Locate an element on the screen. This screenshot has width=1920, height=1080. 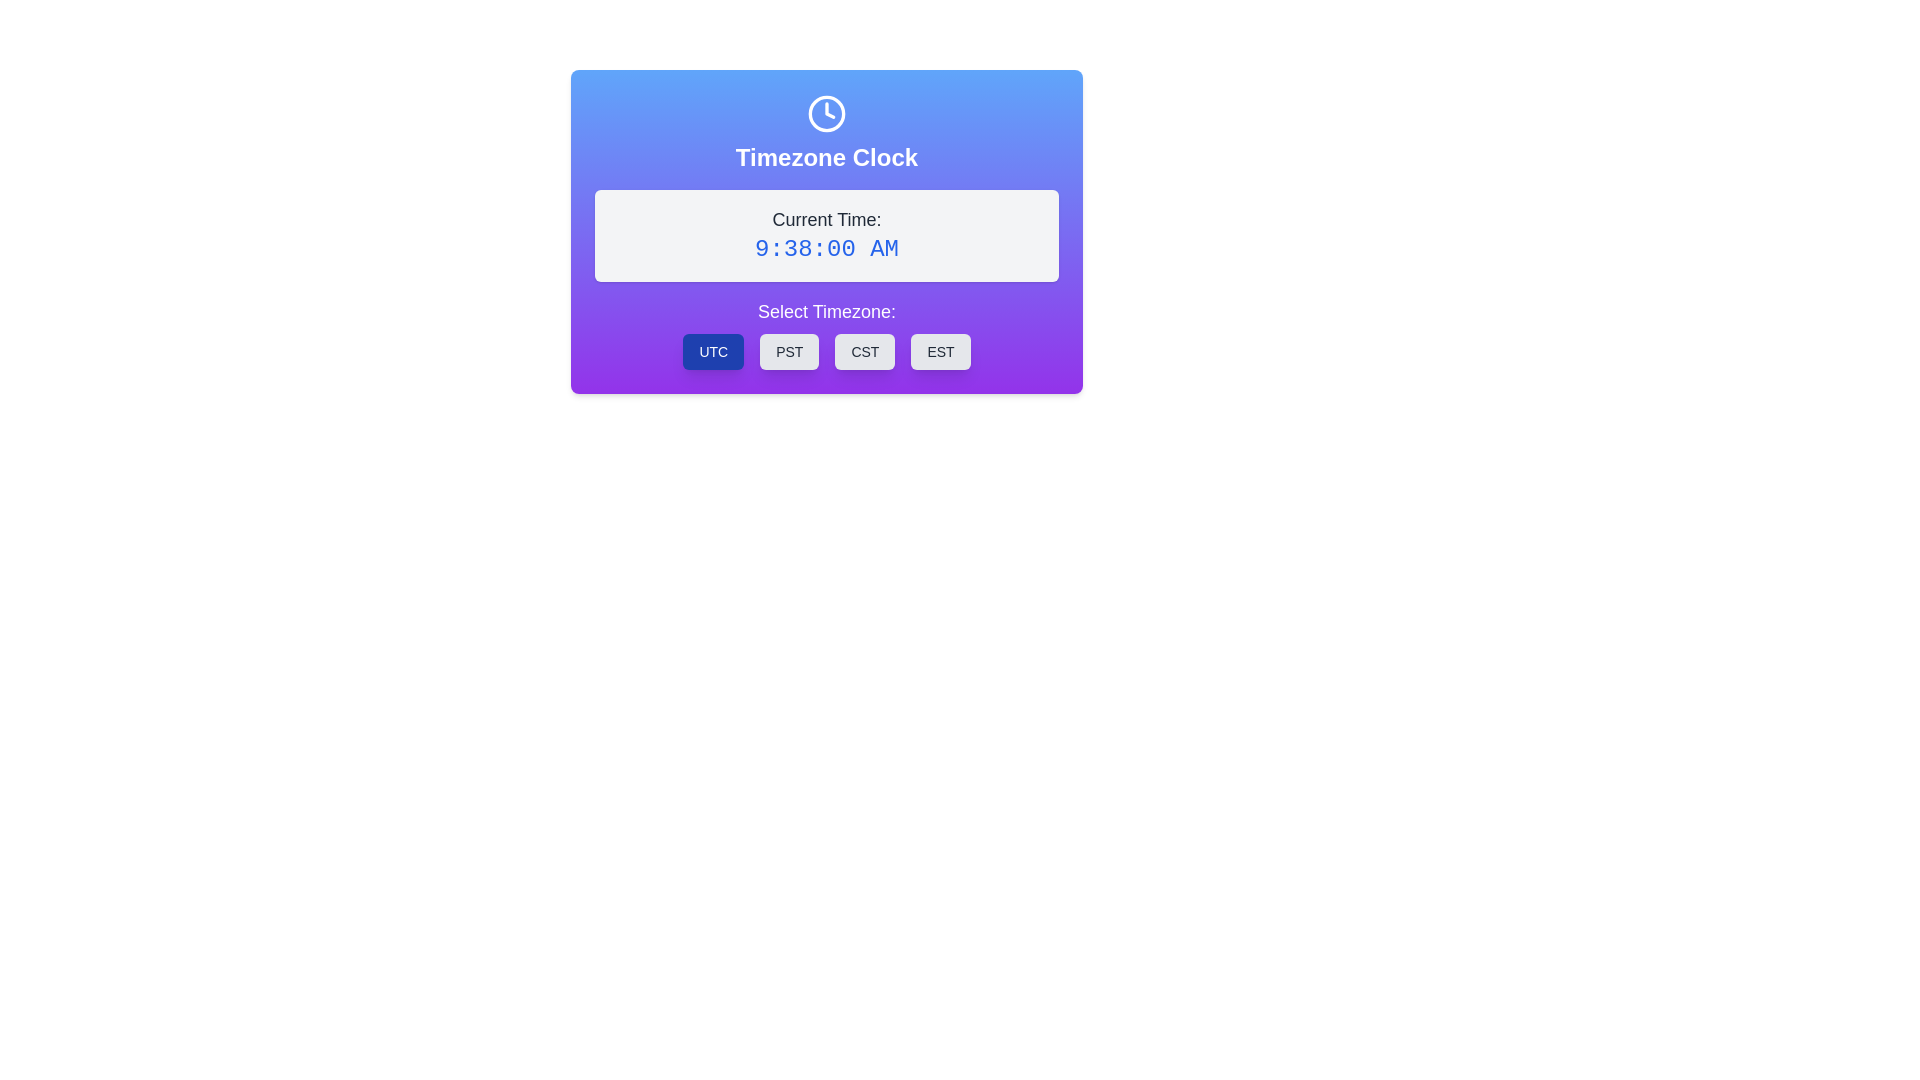
the SVG circle graphic component representing the clock face, which has a white outline and is located at the top-center of the panel above the 'Timezone Clock' text is located at coordinates (826, 114).